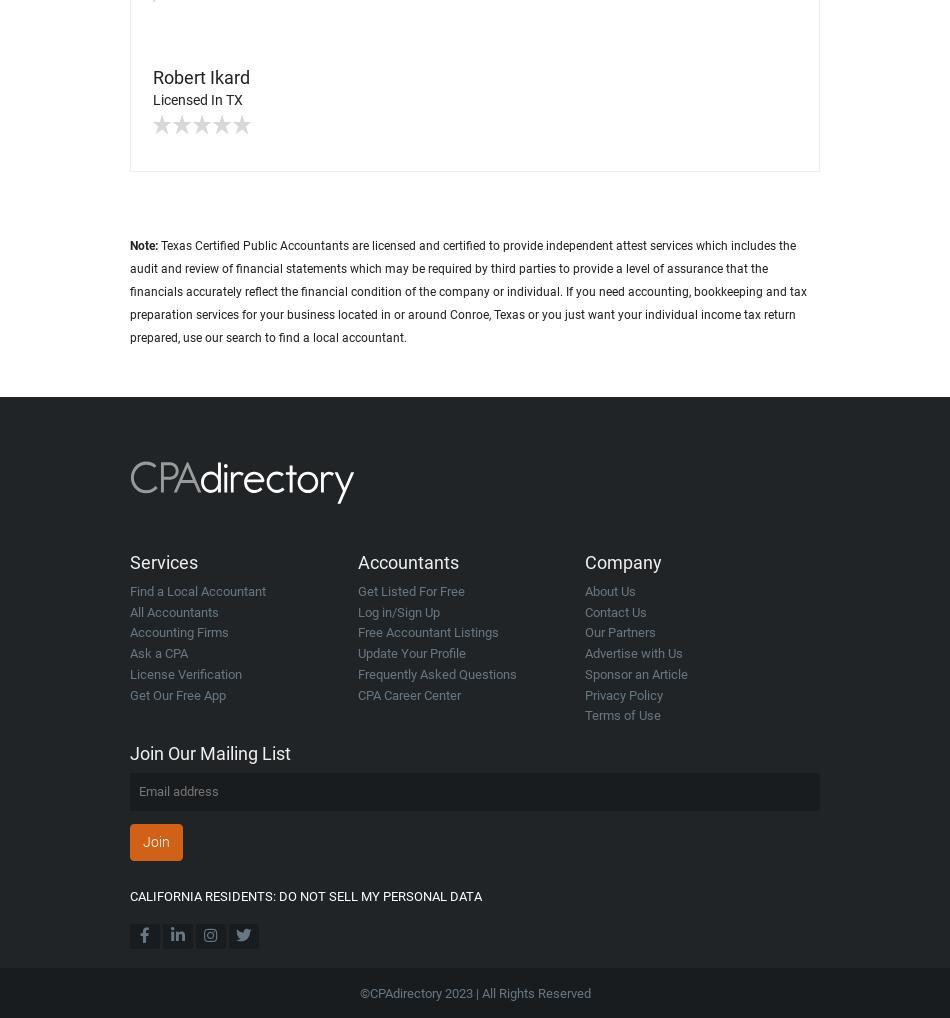 The height and width of the screenshot is (1018, 950). Describe the element at coordinates (129, 631) in the screenshot. I see `'Accounting Firms'` at that location.